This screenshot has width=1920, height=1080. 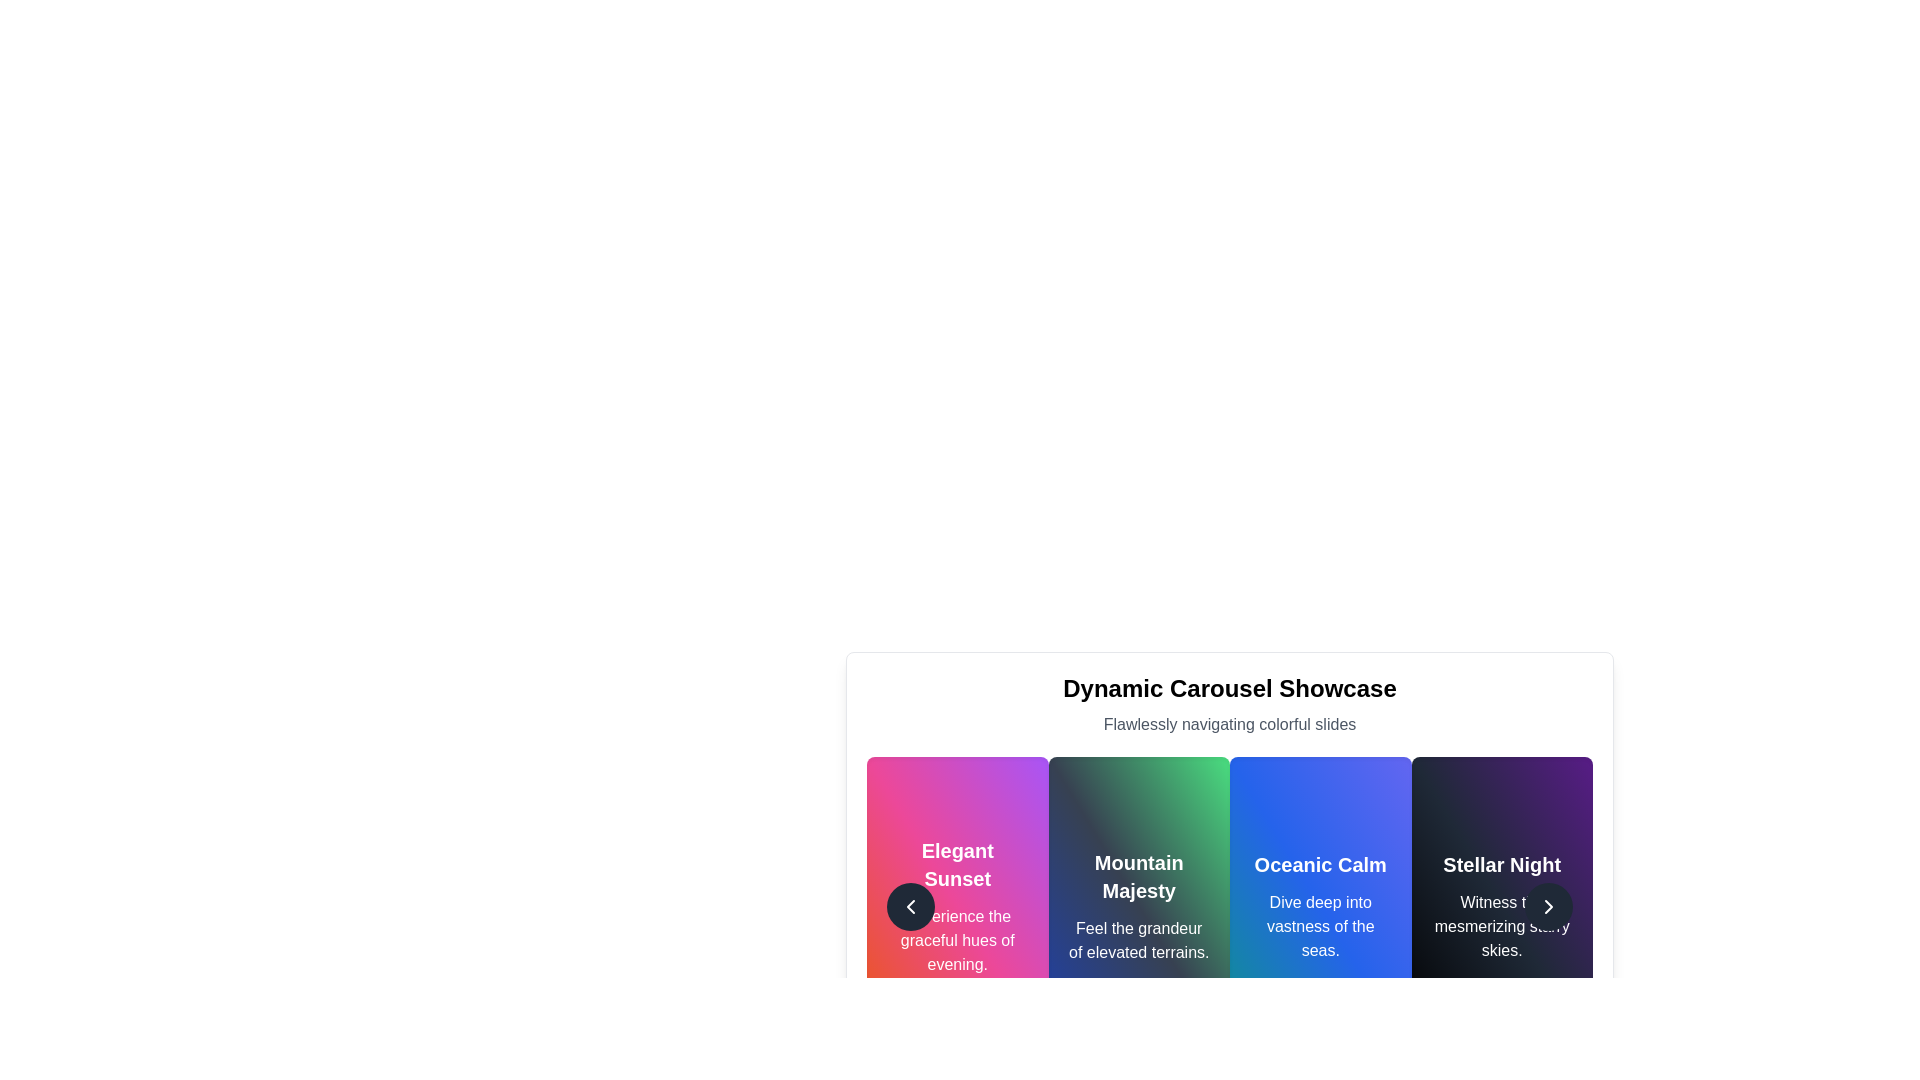 I want to click on the left-pointing chevron arrow button, which is dark gray with a white arrow, so click(x=910, y=906).